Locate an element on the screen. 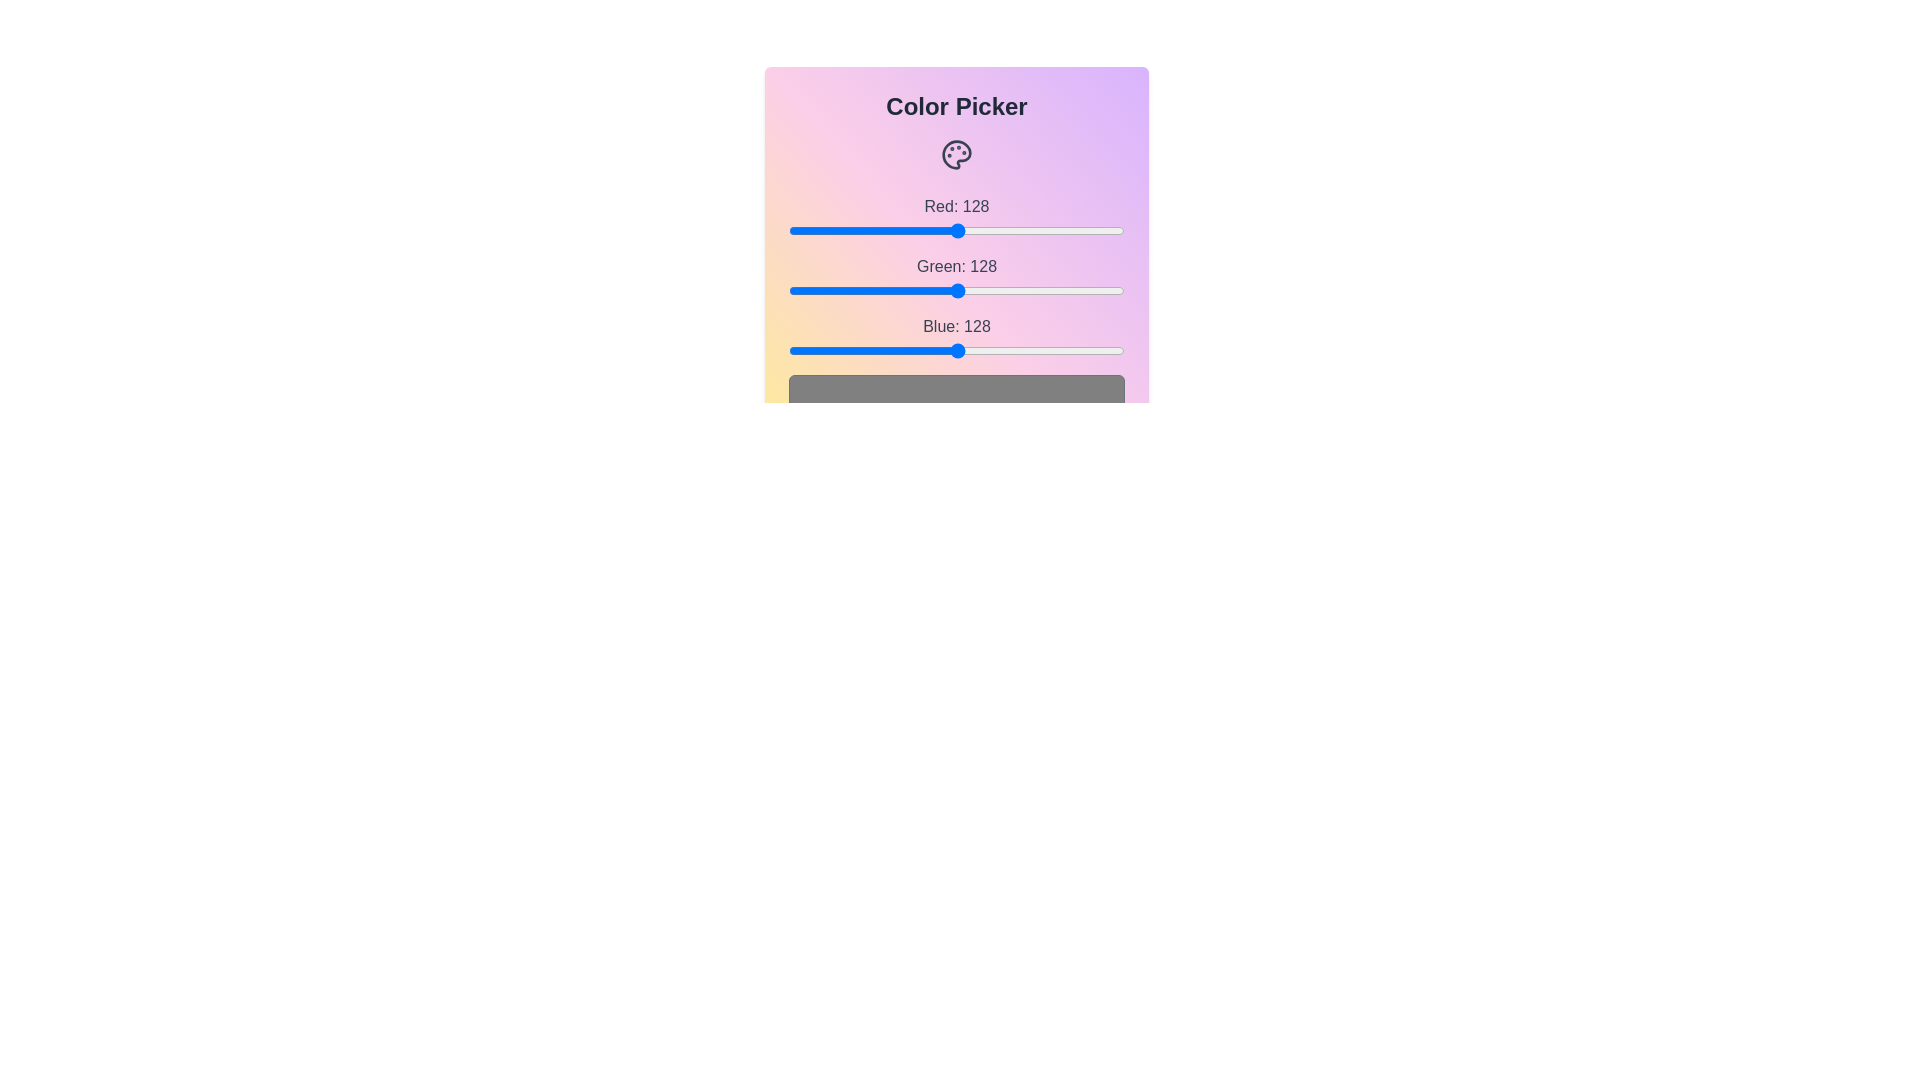 The height and width of the screenshot is (1080, 1920). the green slider to set the green channel value to 208 is located at coordinates (1062, 290).